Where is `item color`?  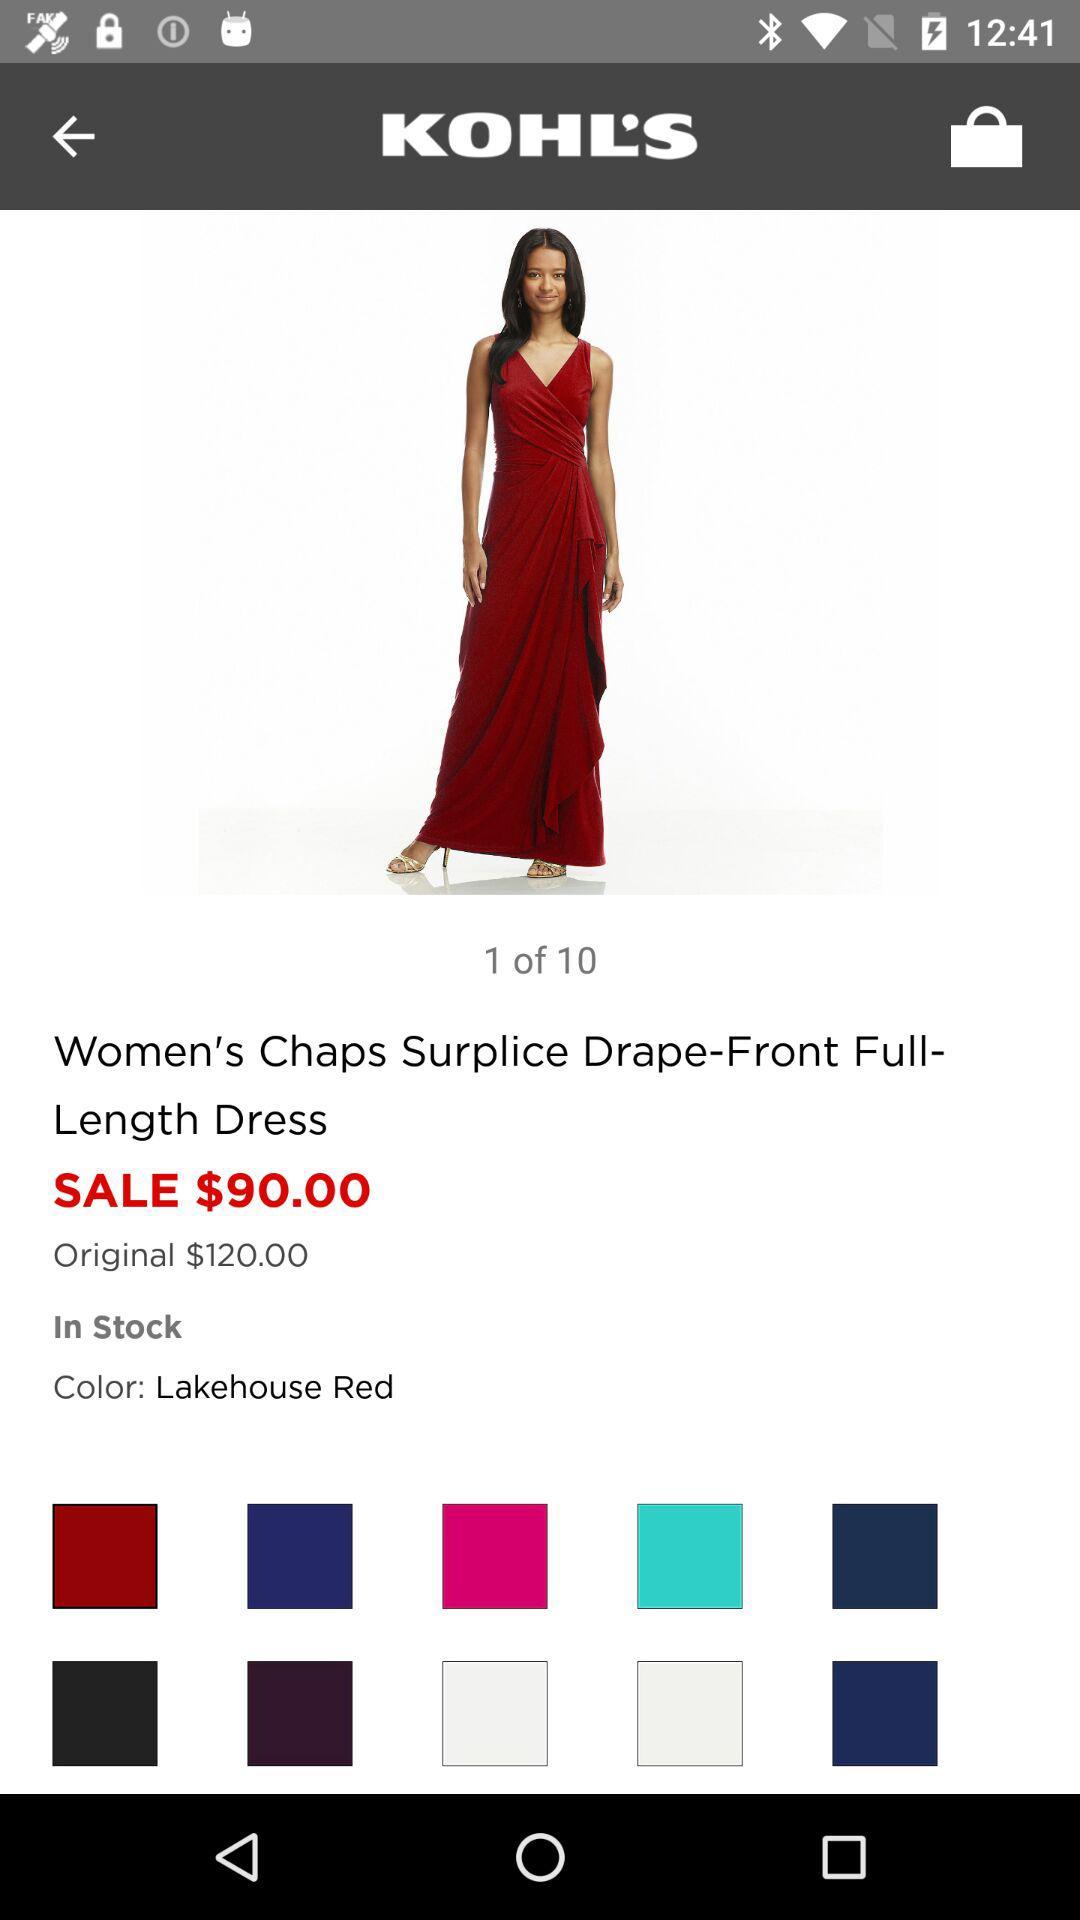
item color is located at coordinates (494, 1712).